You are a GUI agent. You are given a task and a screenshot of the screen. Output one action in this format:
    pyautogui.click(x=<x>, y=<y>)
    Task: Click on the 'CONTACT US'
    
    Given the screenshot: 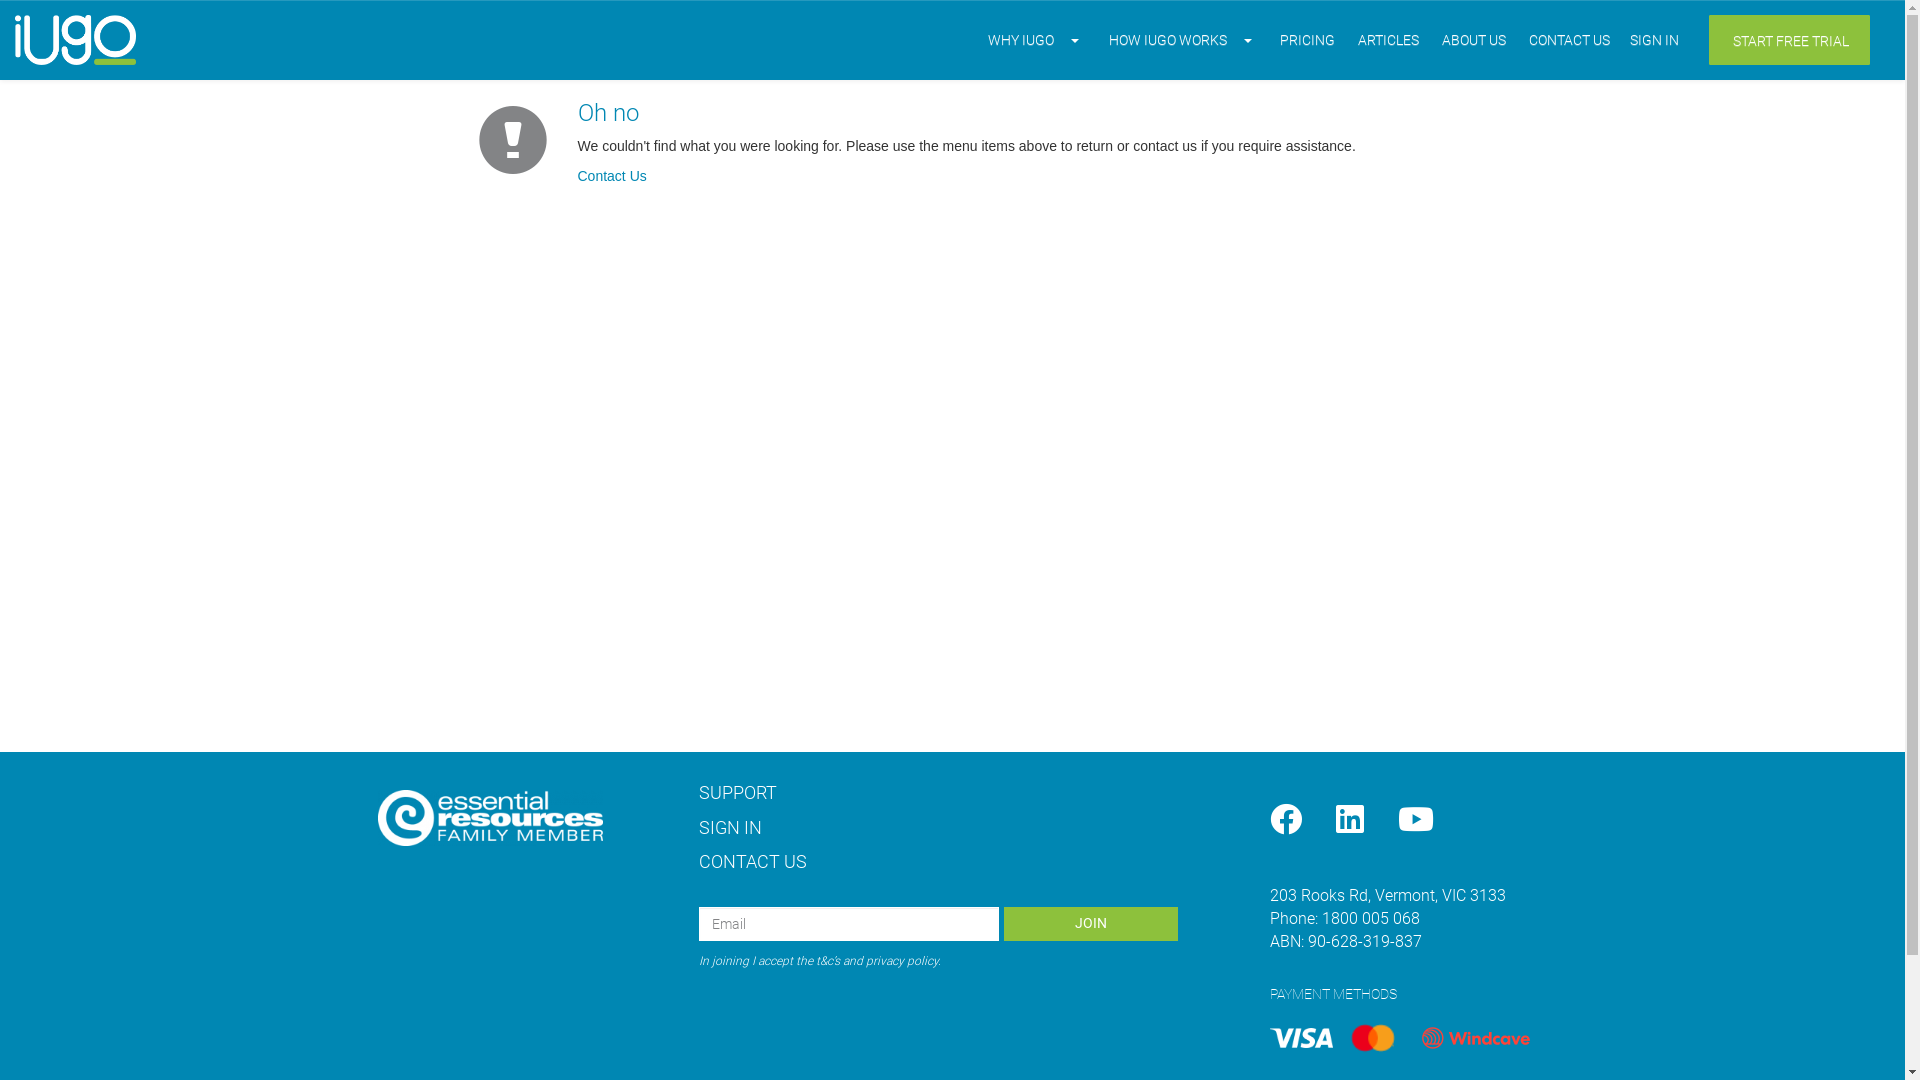 What is the action you would take?
    pyautogui.click(x=752, y=860)
    